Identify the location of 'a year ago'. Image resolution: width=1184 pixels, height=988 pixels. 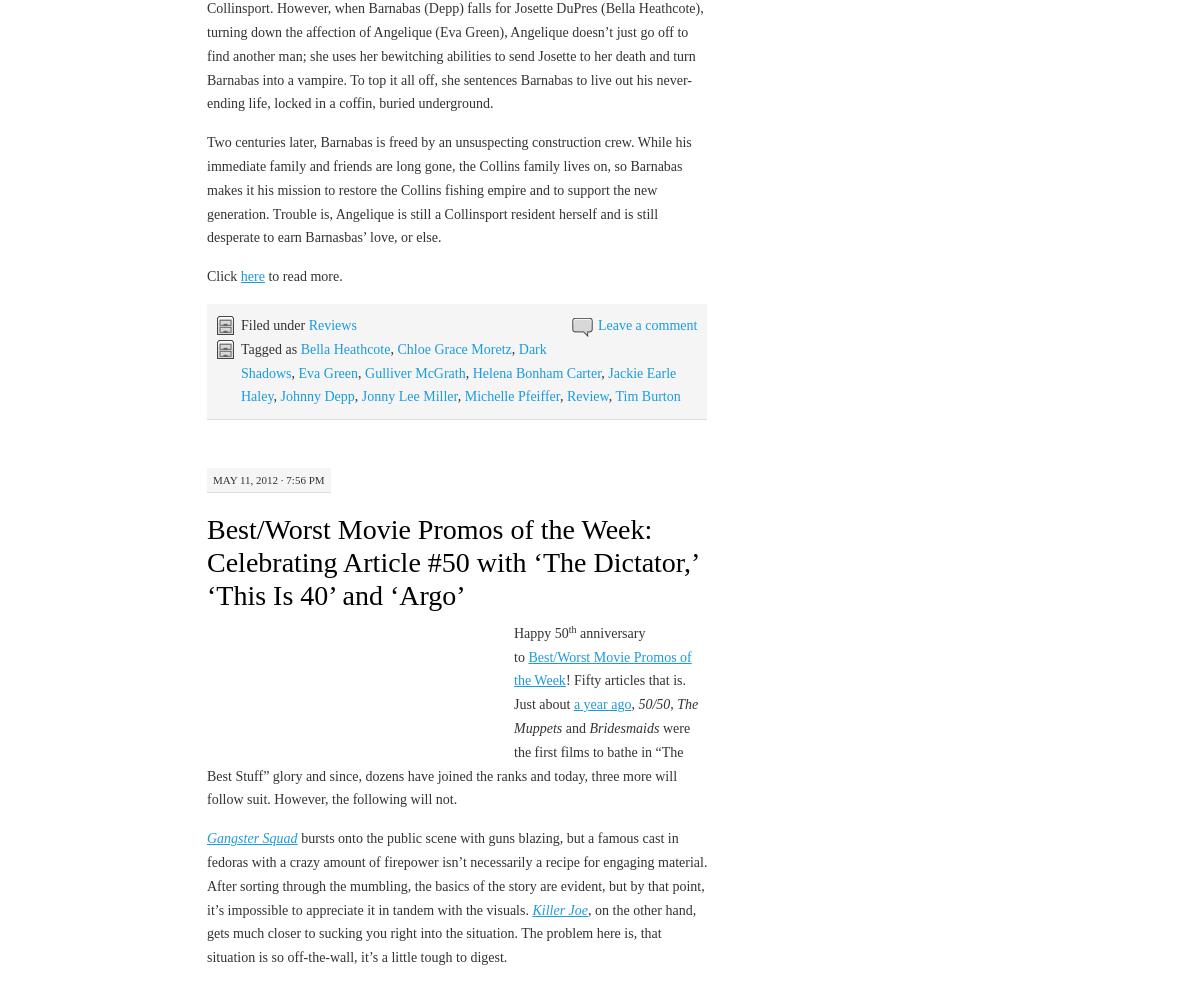
(600, 704).